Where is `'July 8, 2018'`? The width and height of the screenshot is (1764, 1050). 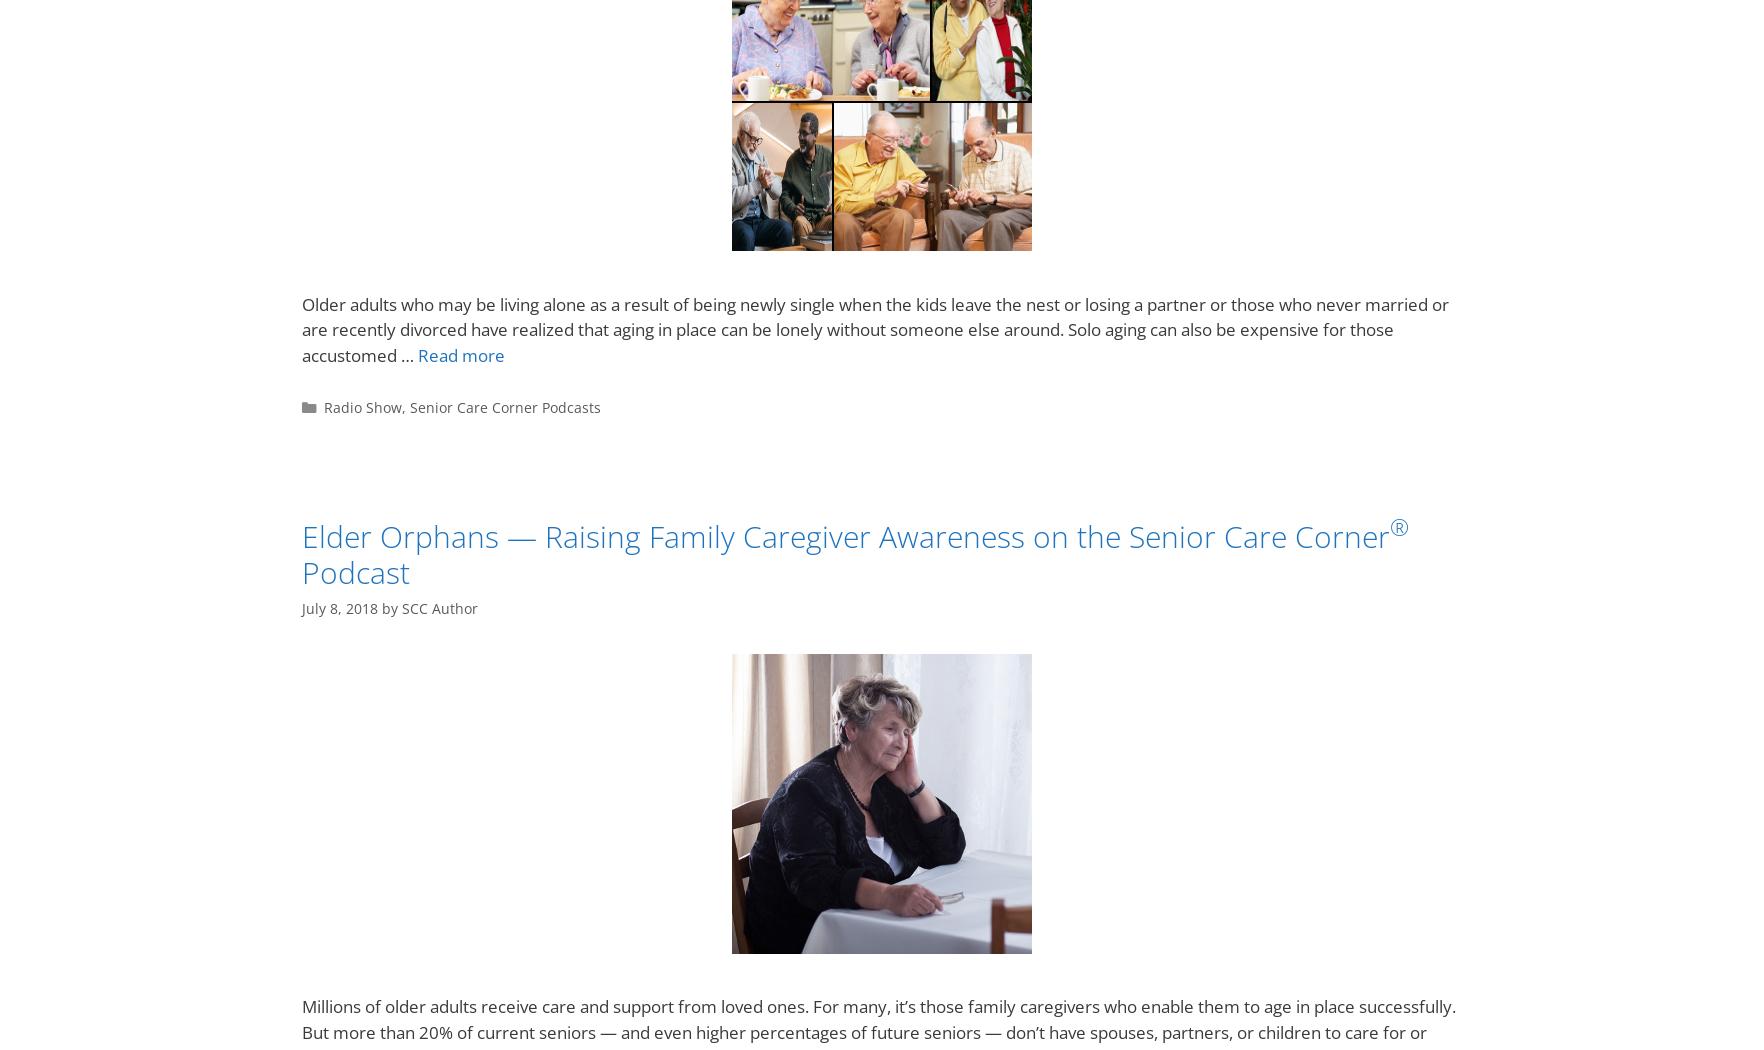
'July 8, 2018' is located at coordinates (339, 608).